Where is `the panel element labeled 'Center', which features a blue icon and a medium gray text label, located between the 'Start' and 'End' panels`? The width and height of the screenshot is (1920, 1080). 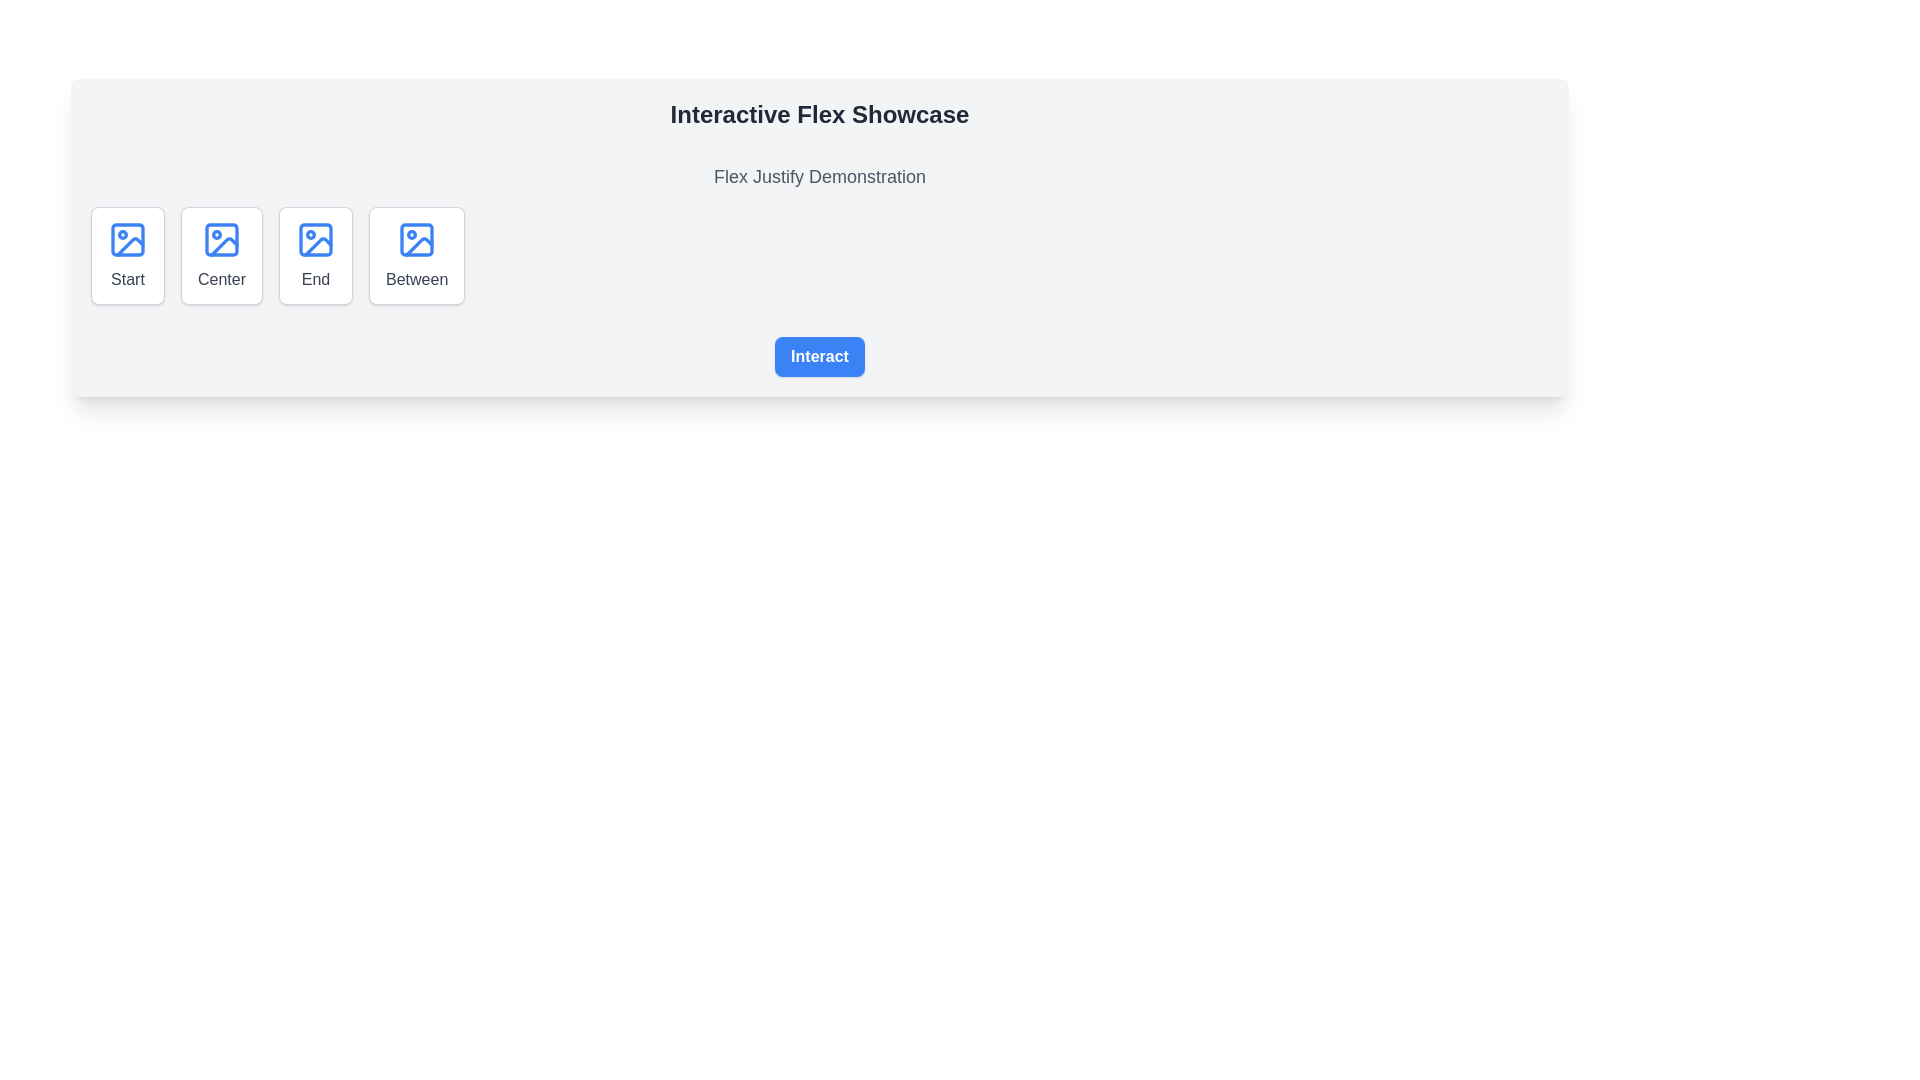 the panel element labeled 'Center', which features a blue icon and a medium gray text label, located between the 'Start' and 'End' panels is located at coordinates (221, 254).